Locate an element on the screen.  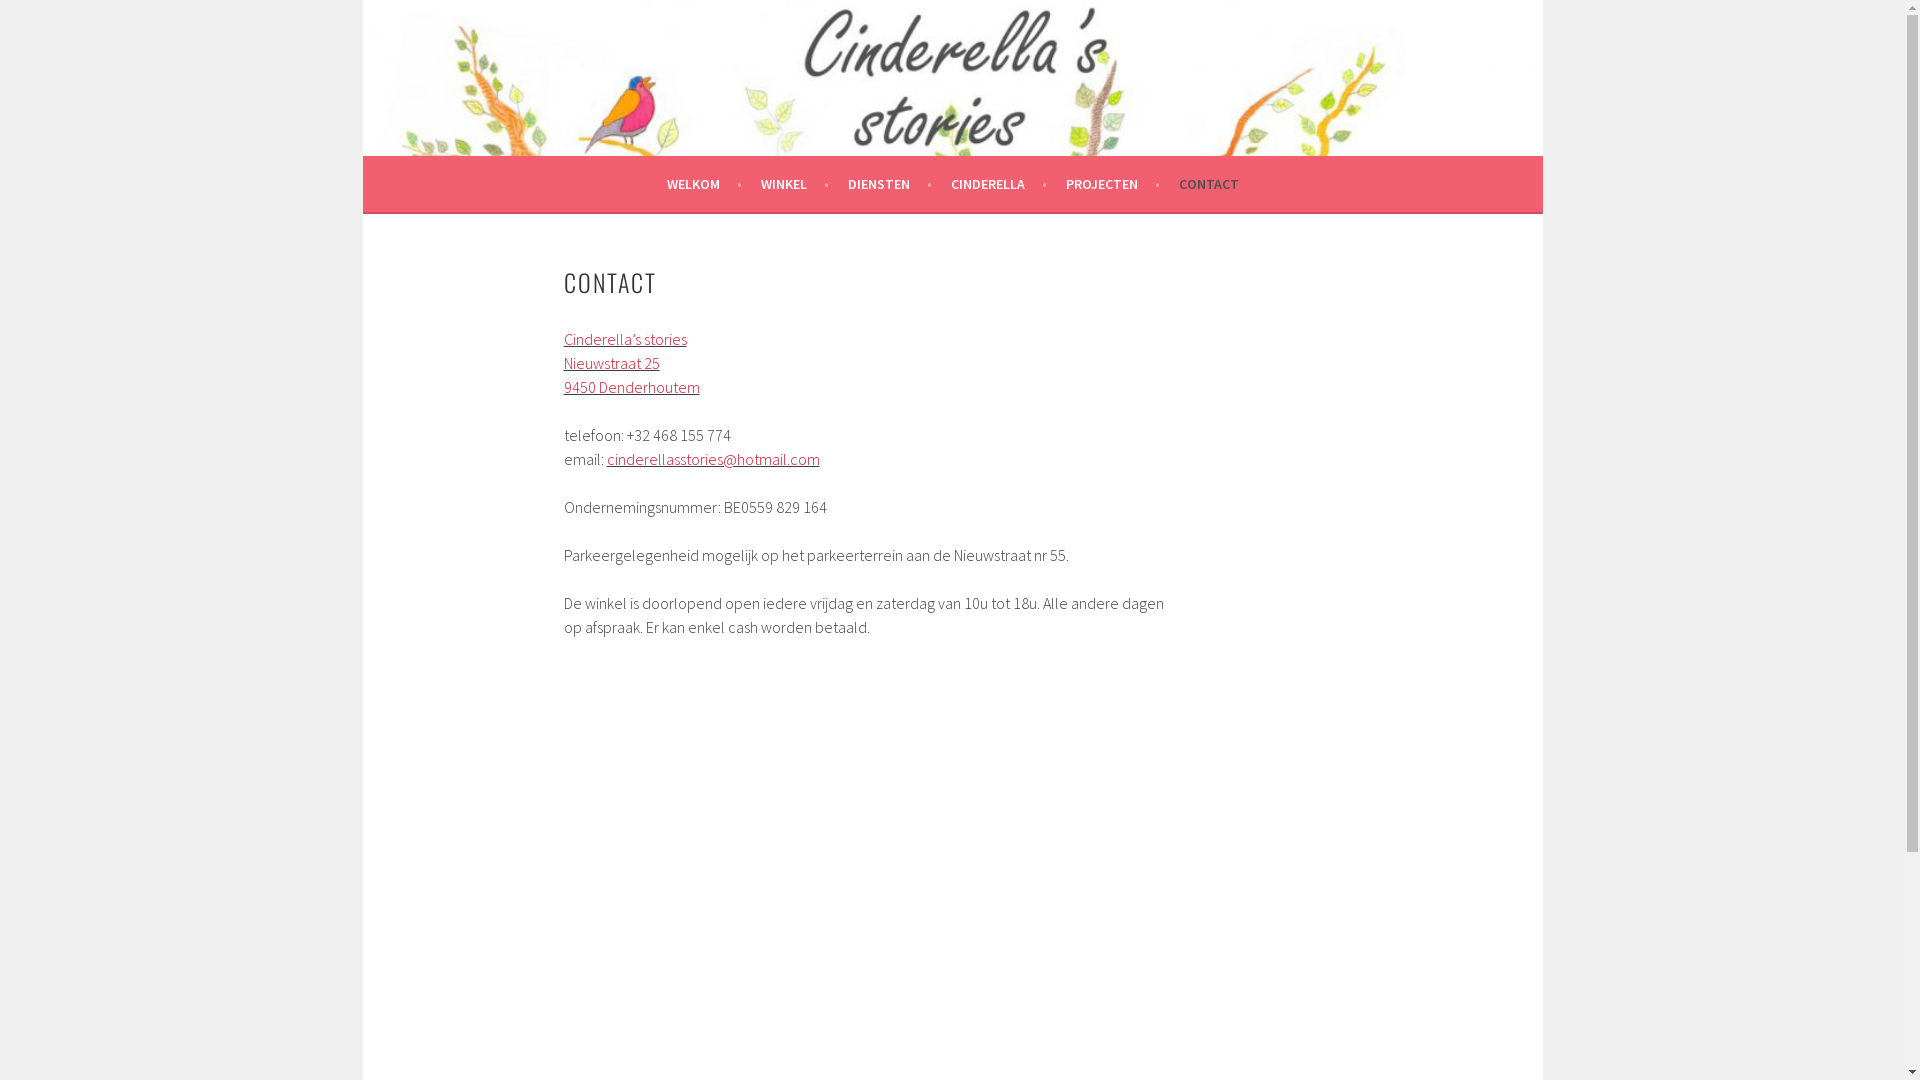
'9450 Denderhoutem' is located at coordinates (631, 386).